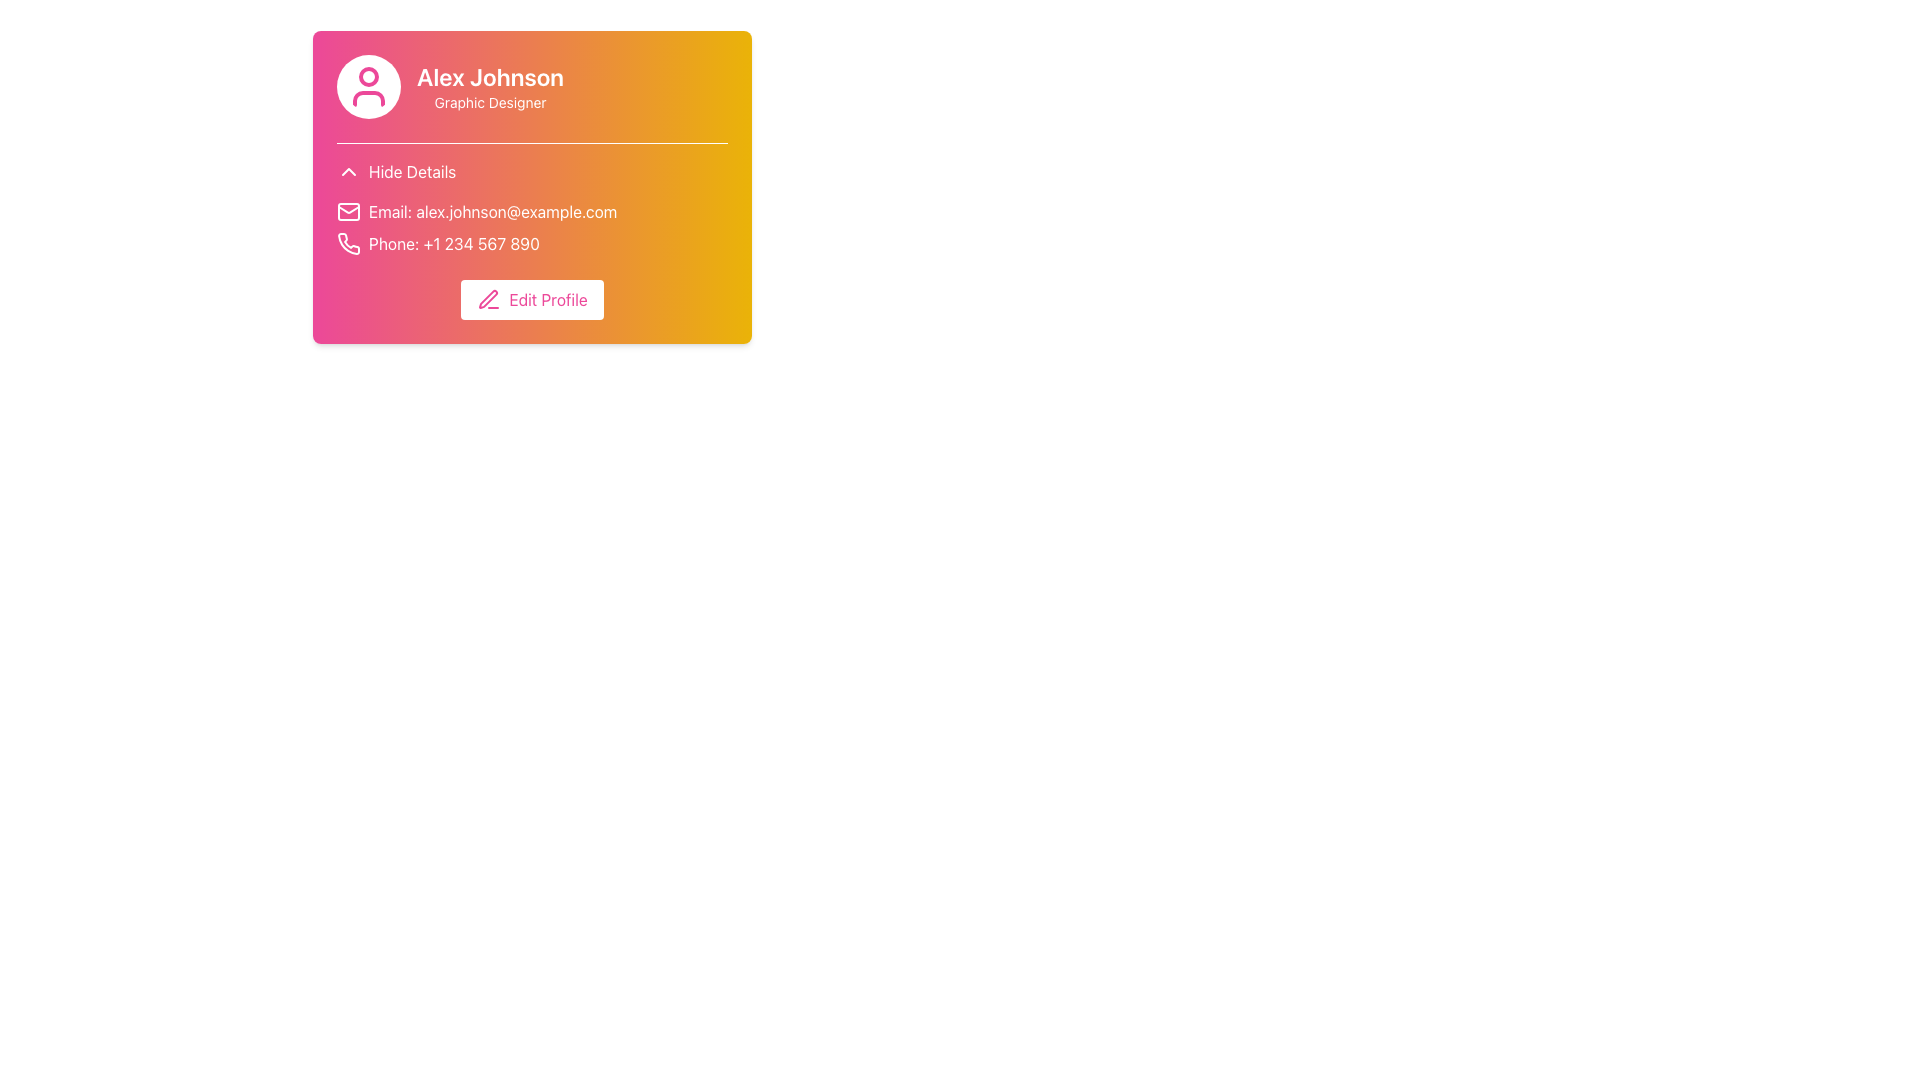  Describe the element at coordinates (493, 212) in the screenshot. I see `displayed email address from the text label indicating the user's email 'Alex Johnson'. This label is positioned adjacent to the envelope icon and above the phone number text` at that location.